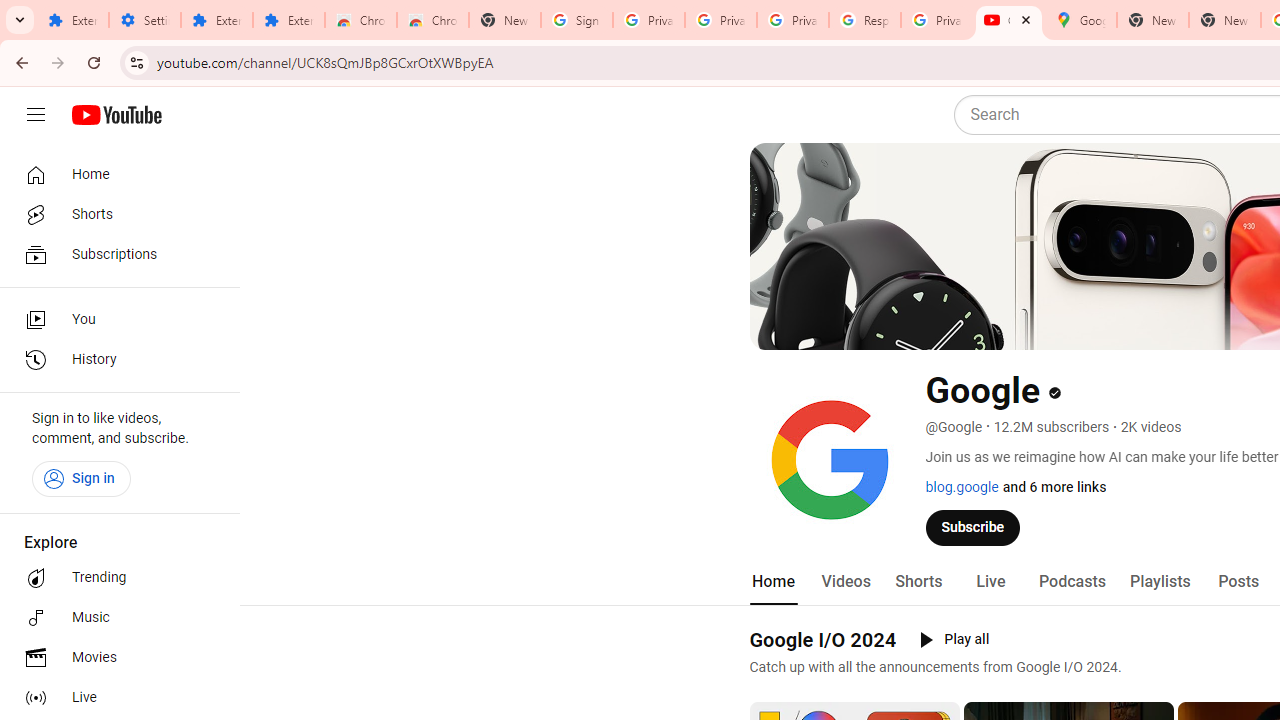 This screenshot has width=1280, height=720. I want to click on 'blog.google', so click(961, 487).